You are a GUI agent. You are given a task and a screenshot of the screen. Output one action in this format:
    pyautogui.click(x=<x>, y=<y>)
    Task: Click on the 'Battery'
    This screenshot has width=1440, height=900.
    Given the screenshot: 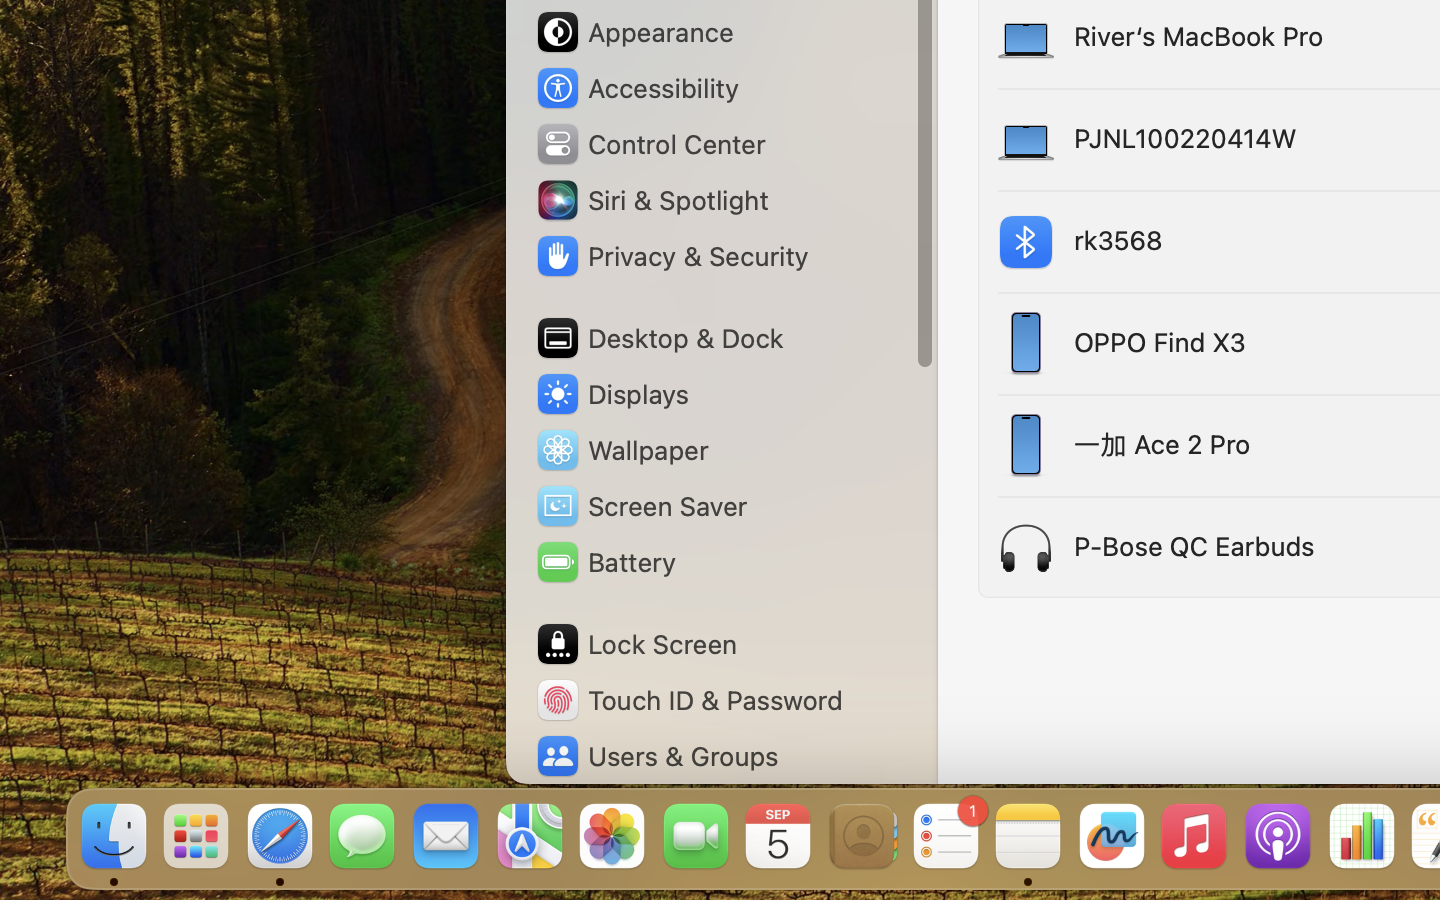 What is the action you would take?
    pyautogui.click(x=603, y=560)
    